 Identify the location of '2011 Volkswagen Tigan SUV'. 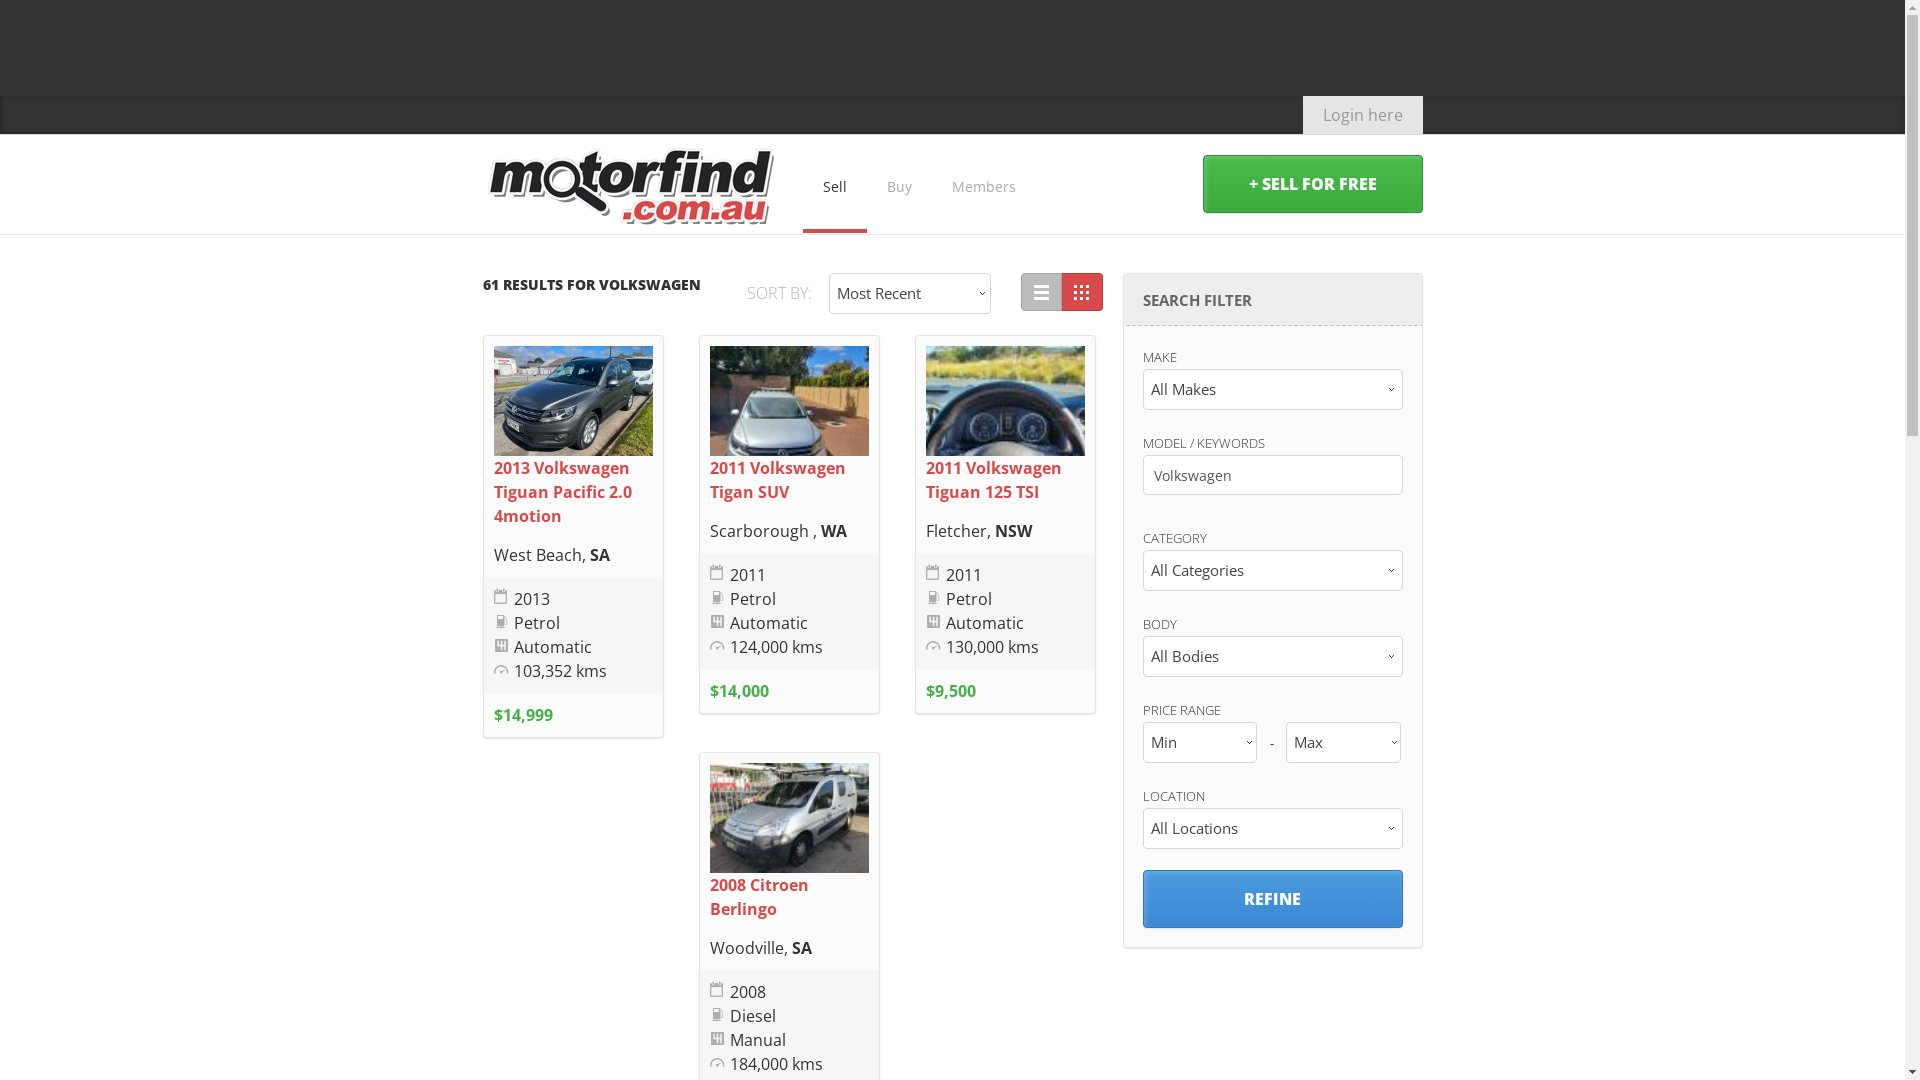
(776, 479).